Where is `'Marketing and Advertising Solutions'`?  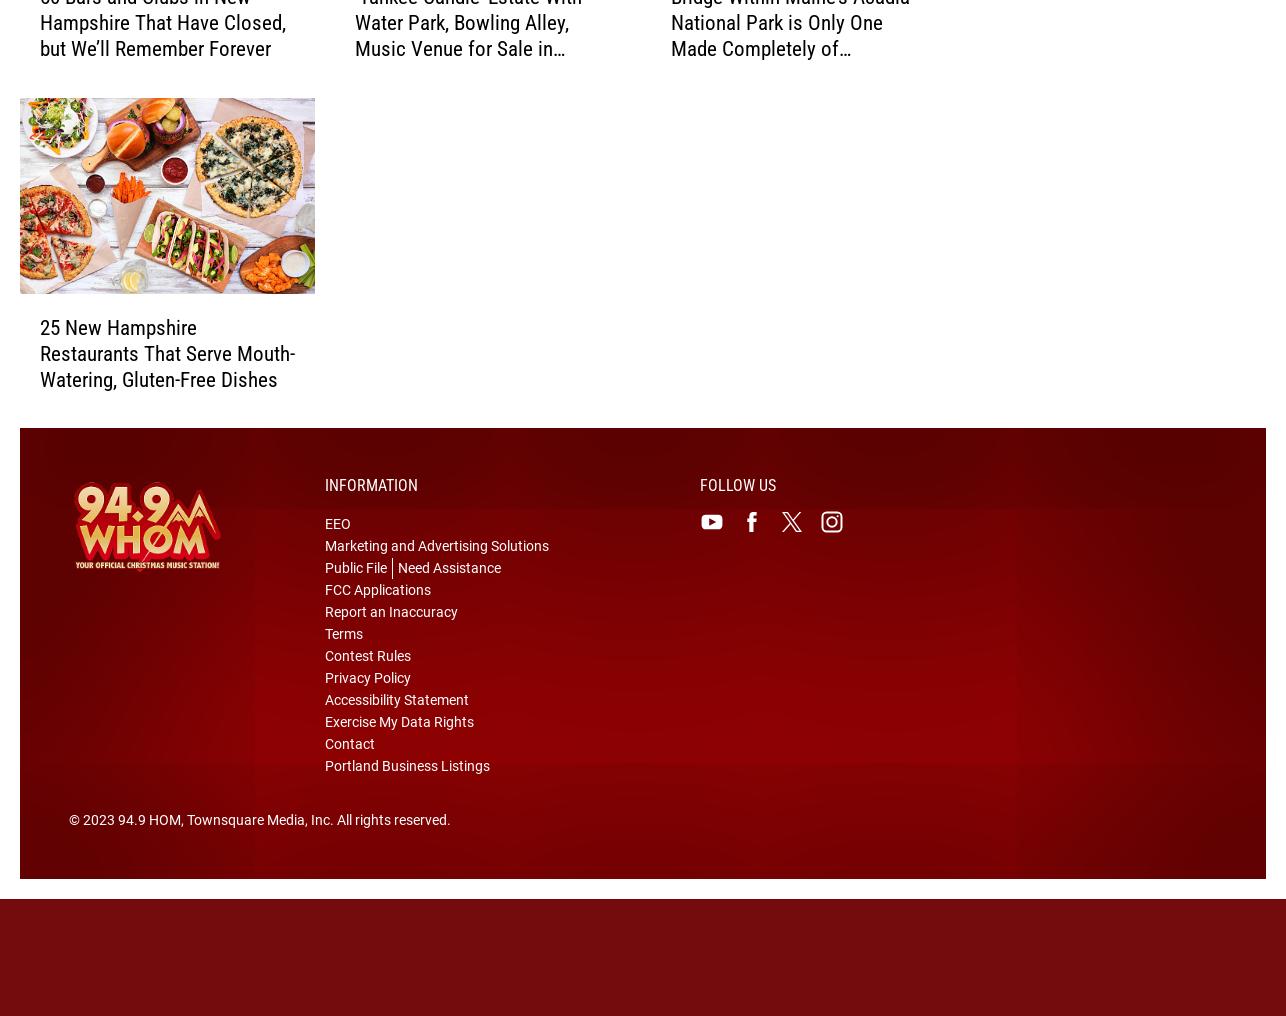
'Marketing and Advertising Solutions' is located at coordinates (435, 578).